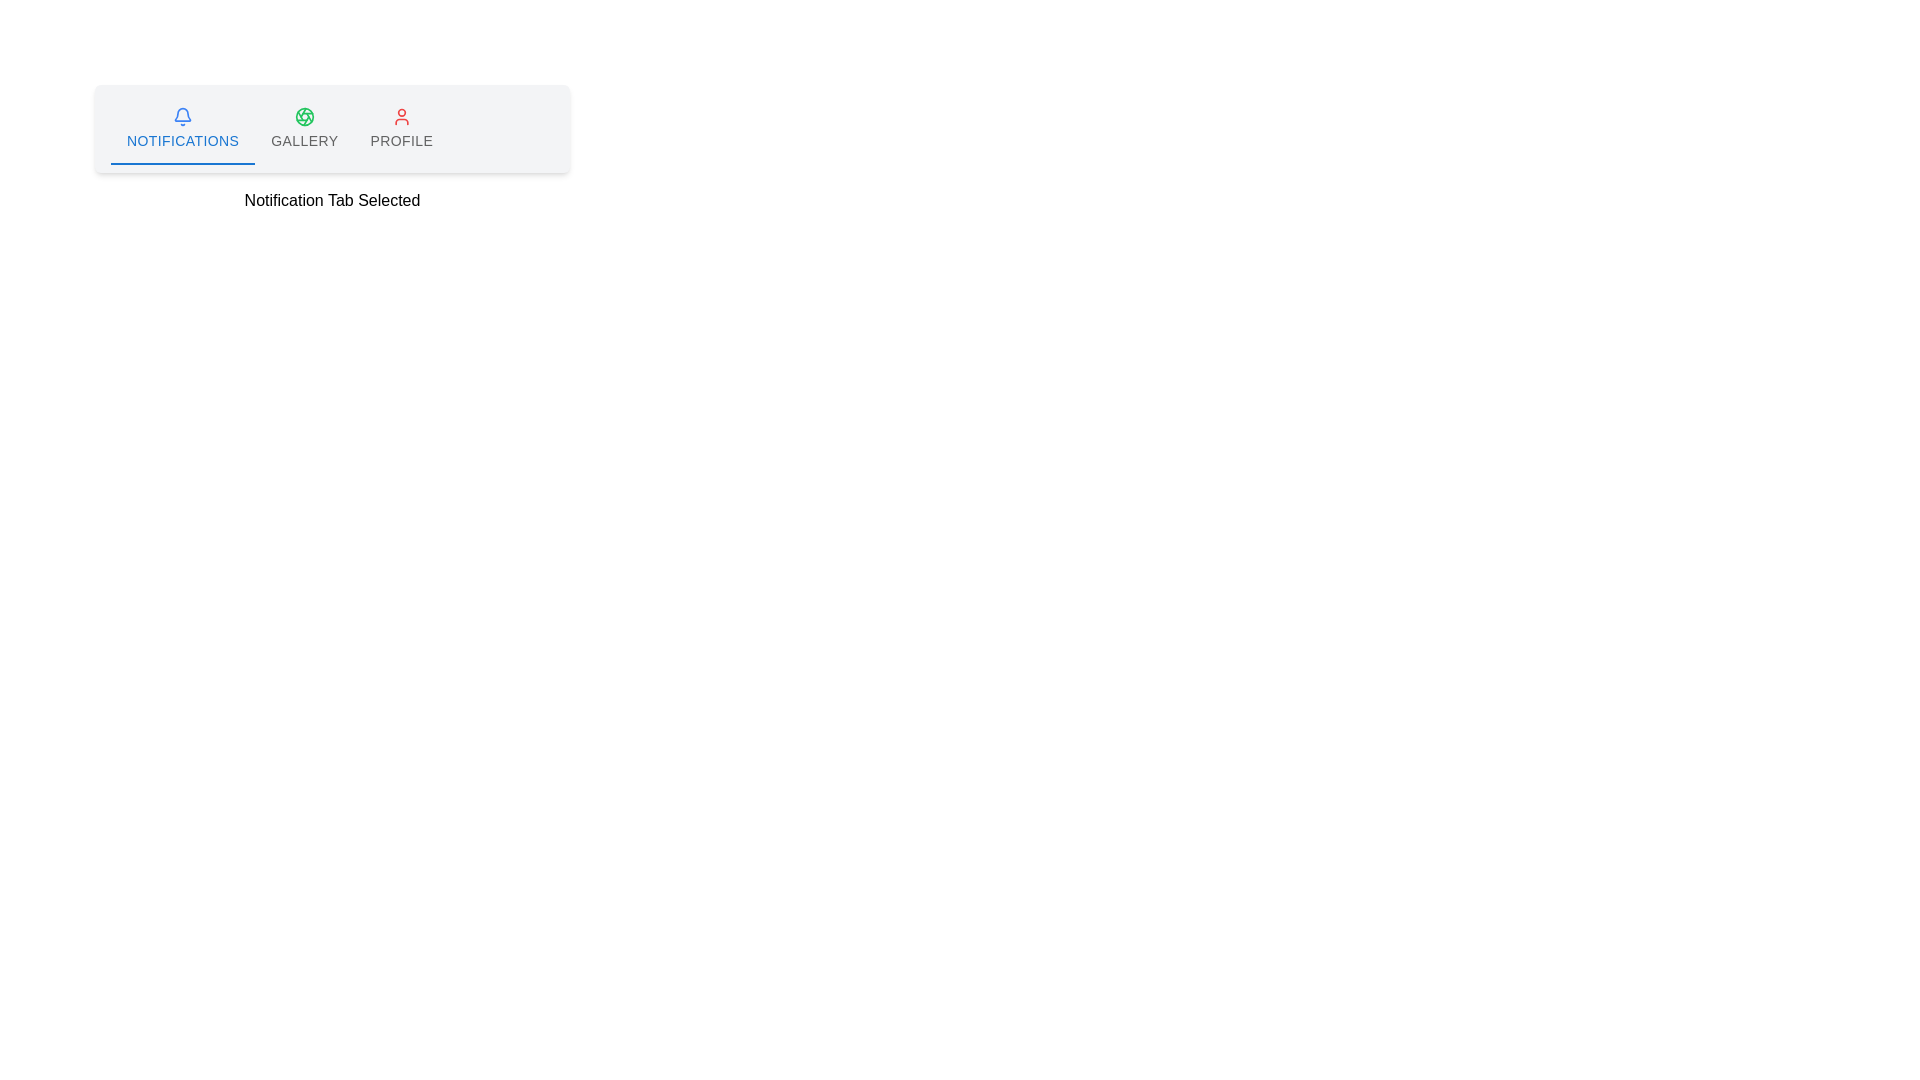  What do you see at coordinates (332, 128) in the screenshot?
I see `the 'Gallery' tab in the horizontal tab menu` at bounding box center [332, 128].